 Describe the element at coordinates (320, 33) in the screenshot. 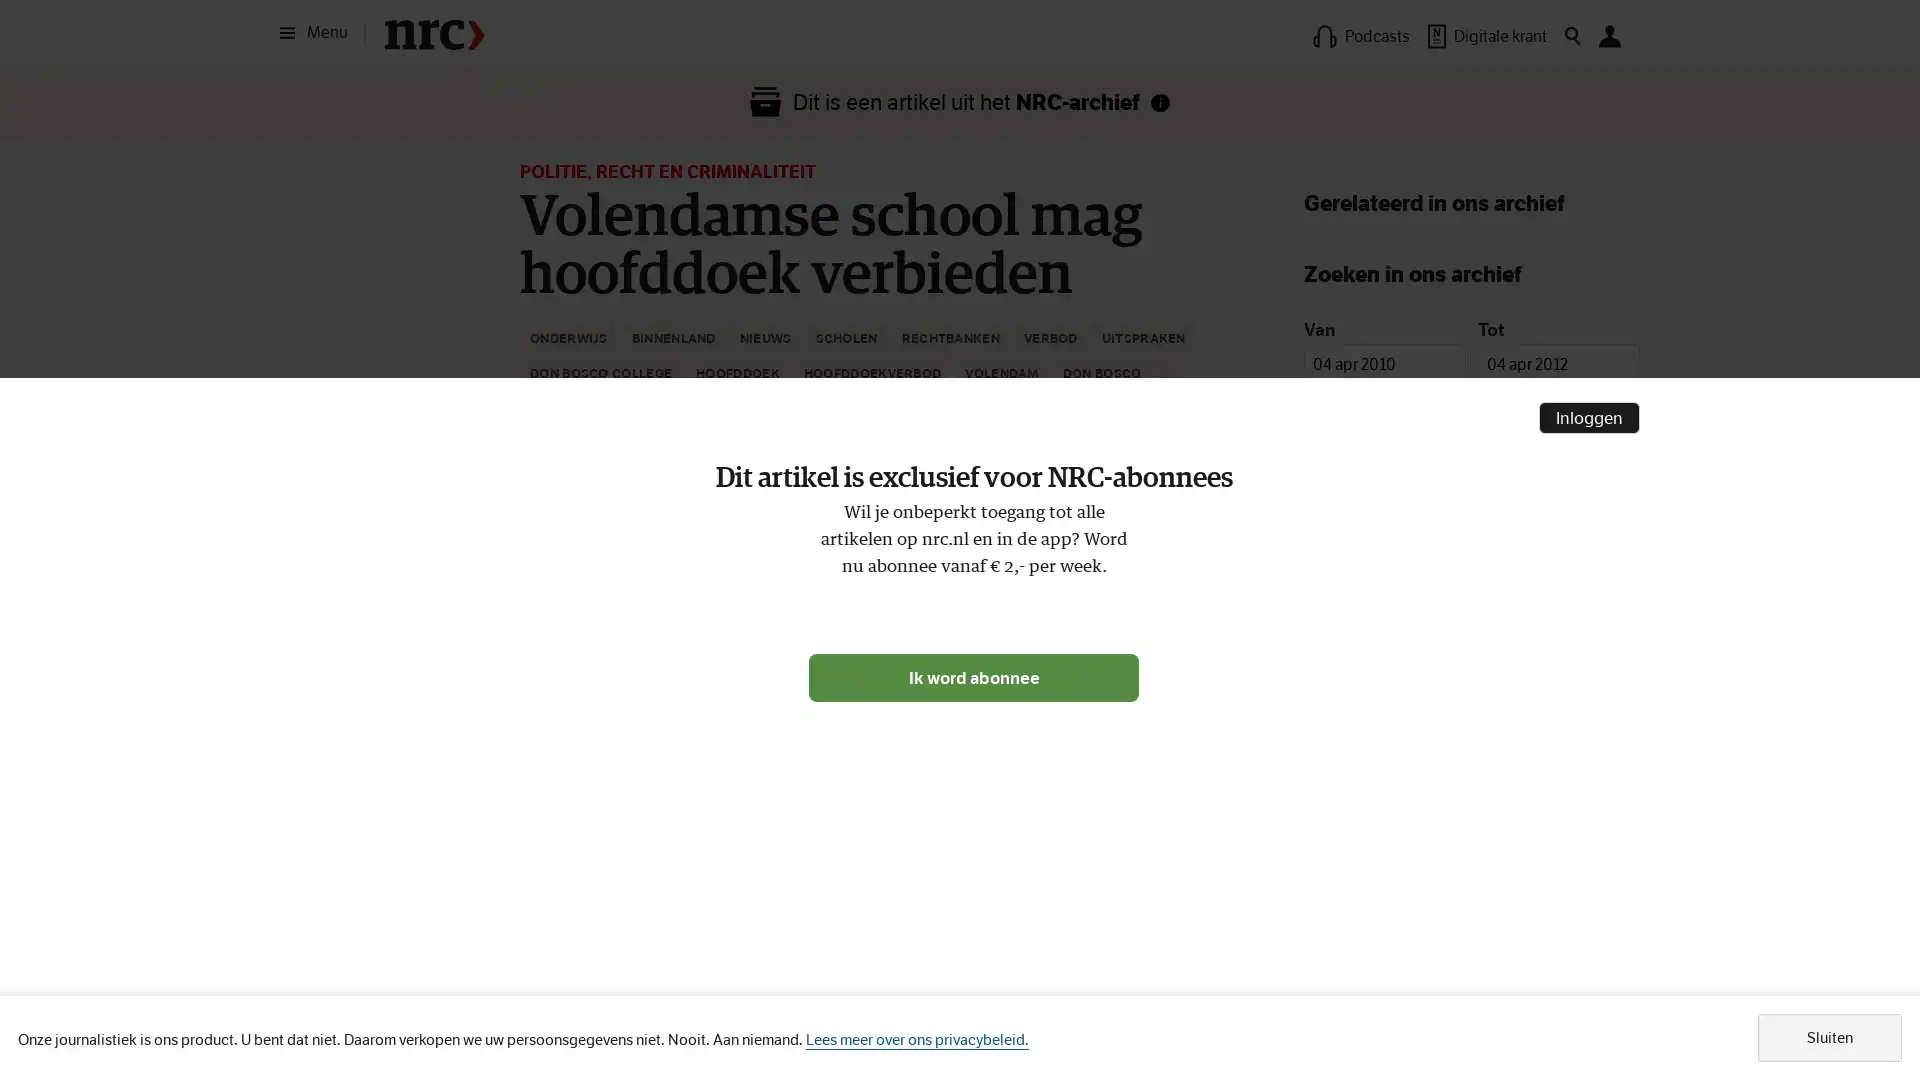

I see `Menu` at that location.